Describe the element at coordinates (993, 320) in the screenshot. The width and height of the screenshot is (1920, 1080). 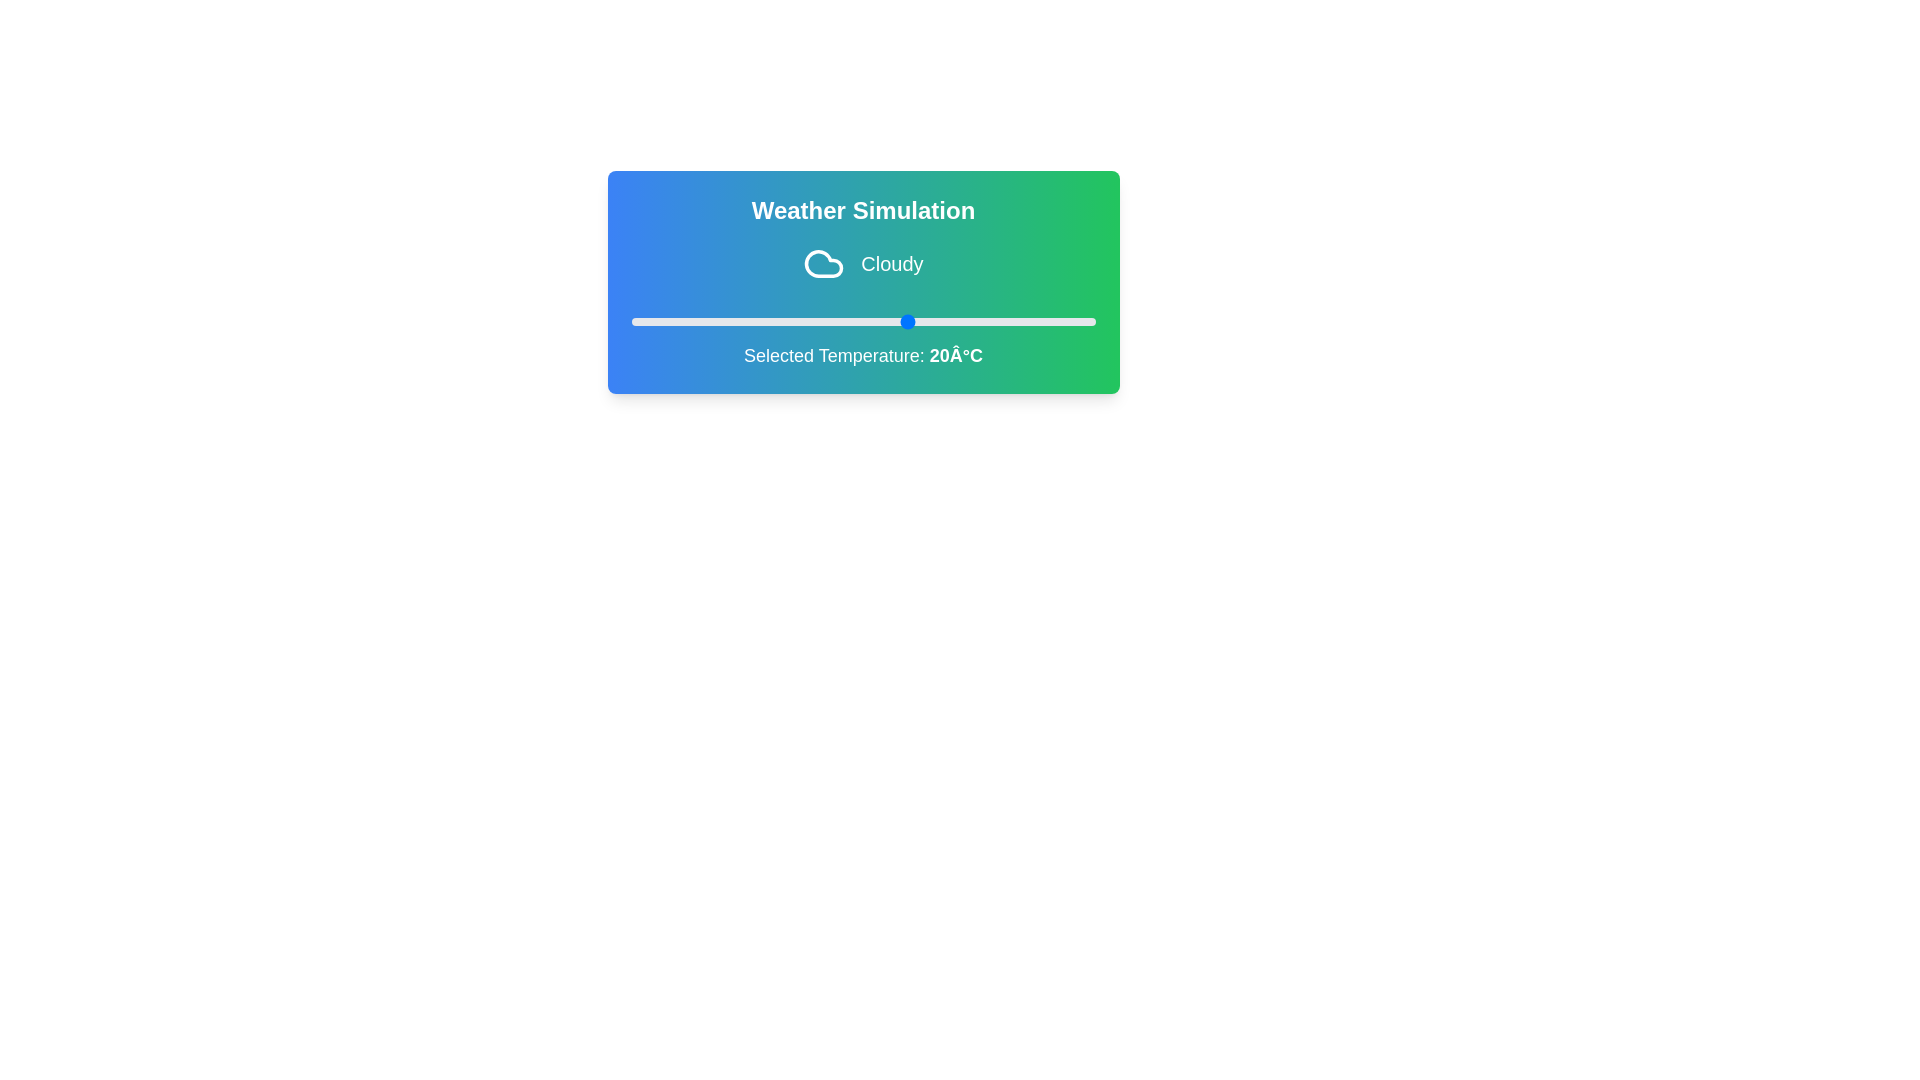
I see `the temperature` at that location.